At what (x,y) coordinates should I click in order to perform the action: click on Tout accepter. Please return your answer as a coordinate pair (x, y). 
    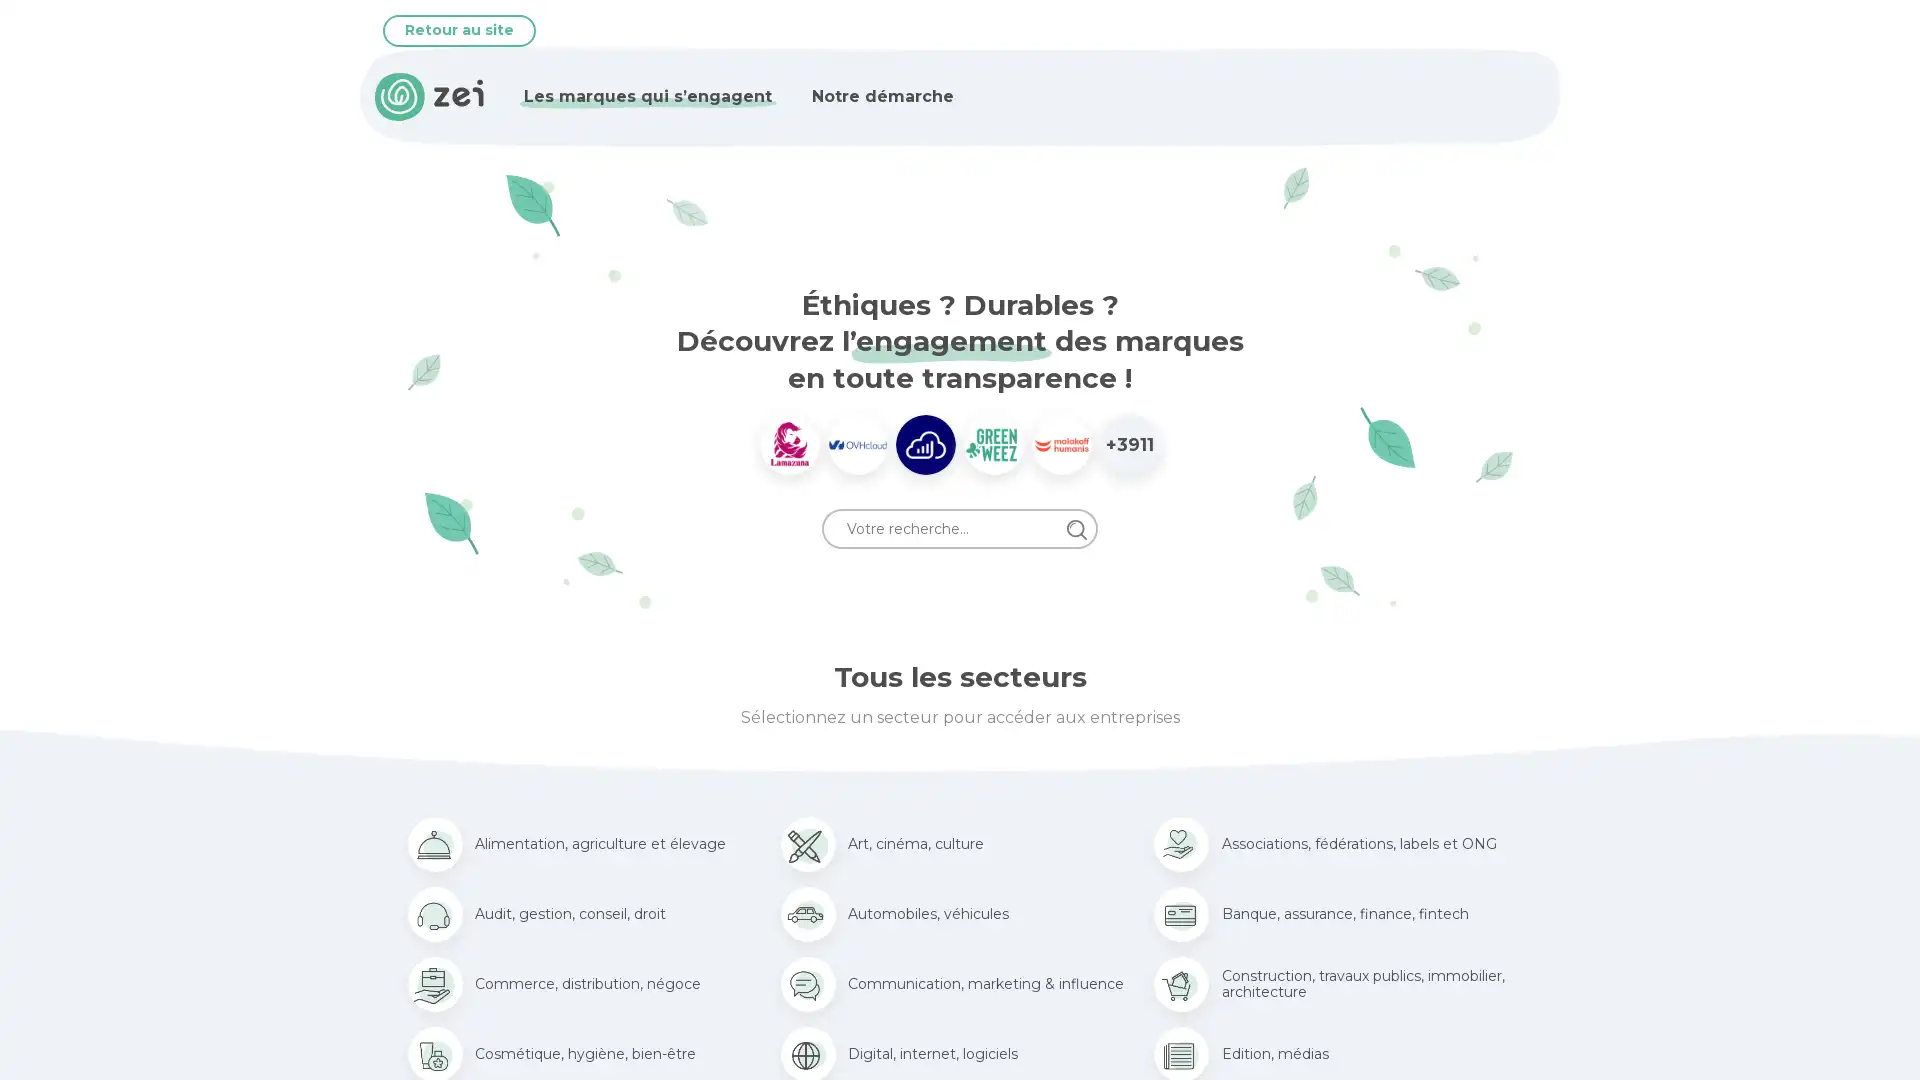
    Looking at the image, I should click on (205, 945).